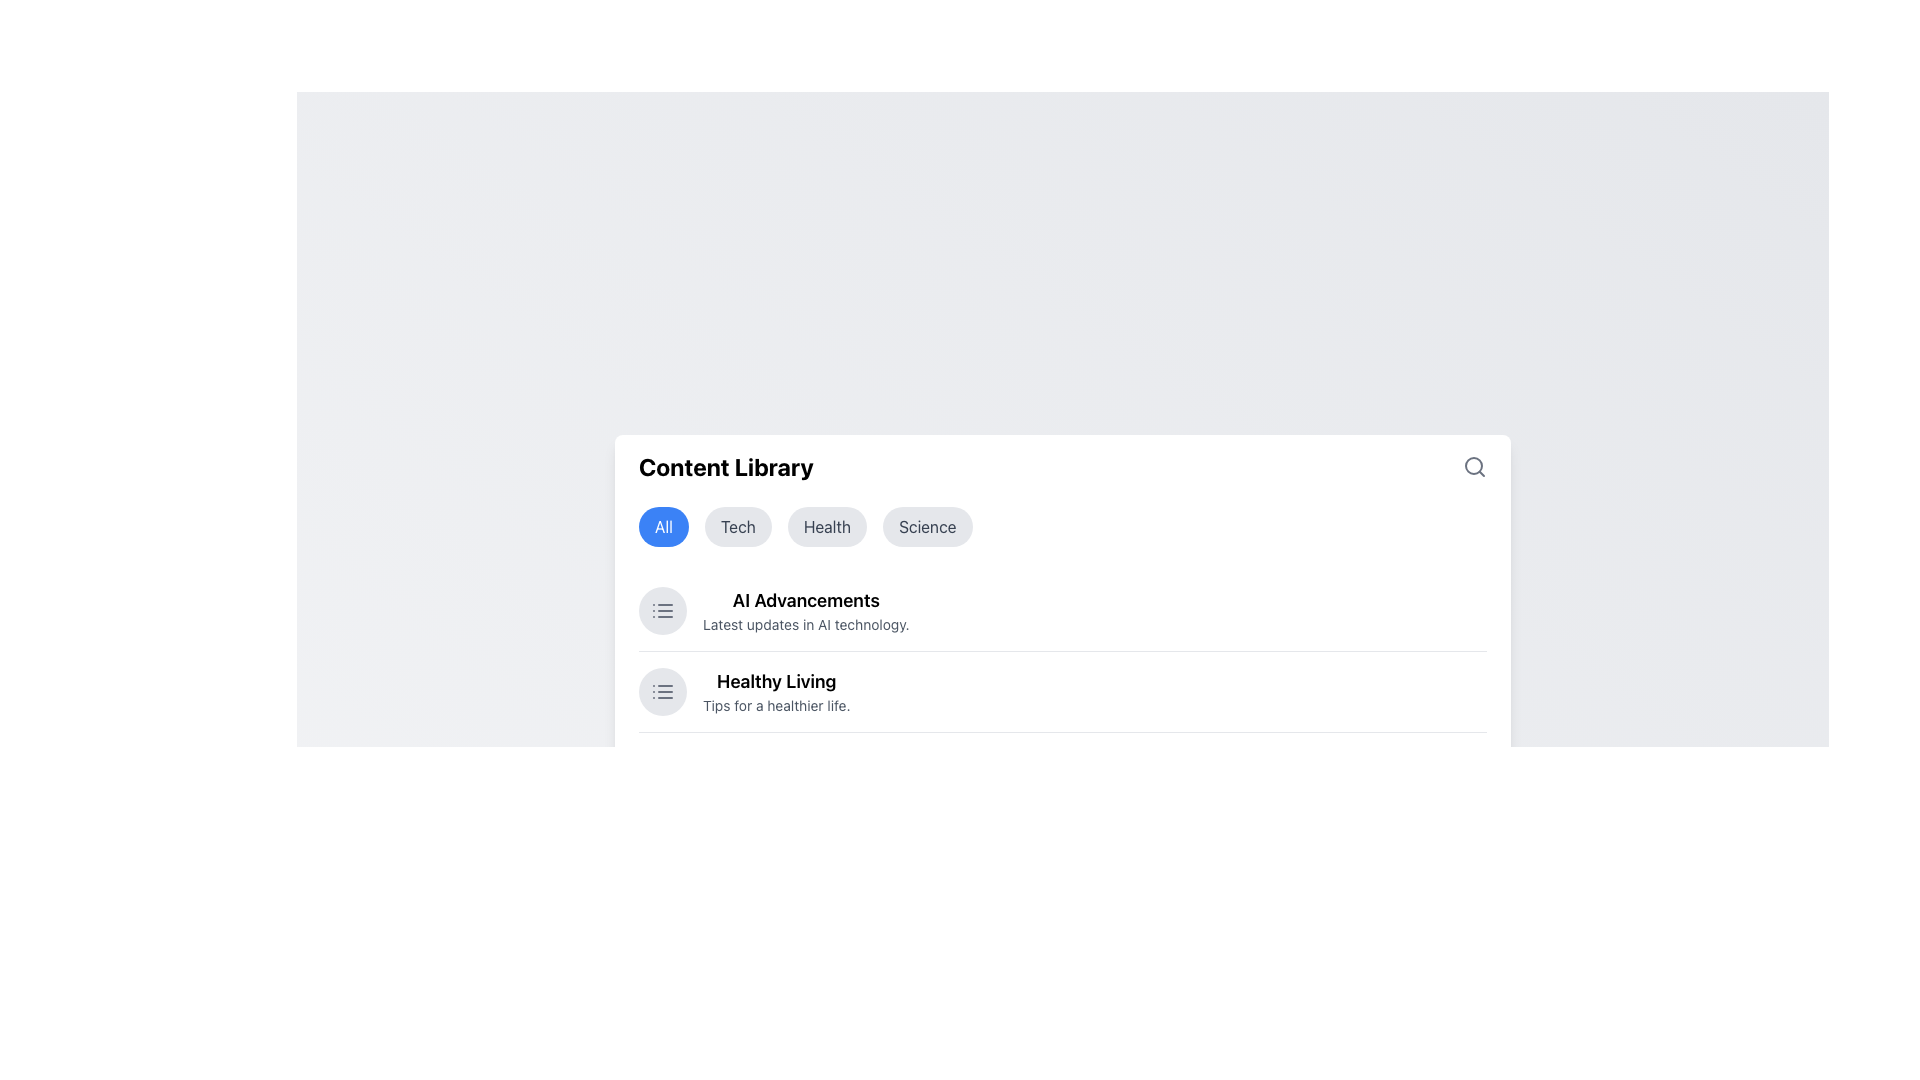 This screenshot has width=1920, height=1080. What do you see at coordinates (806, 600) in the screenshot?
I see `the text label reading 'AI Advancements' which is prominently styled in bold and larger font, located in the content list under 'Content Library'` at bounding box center [806, 600].